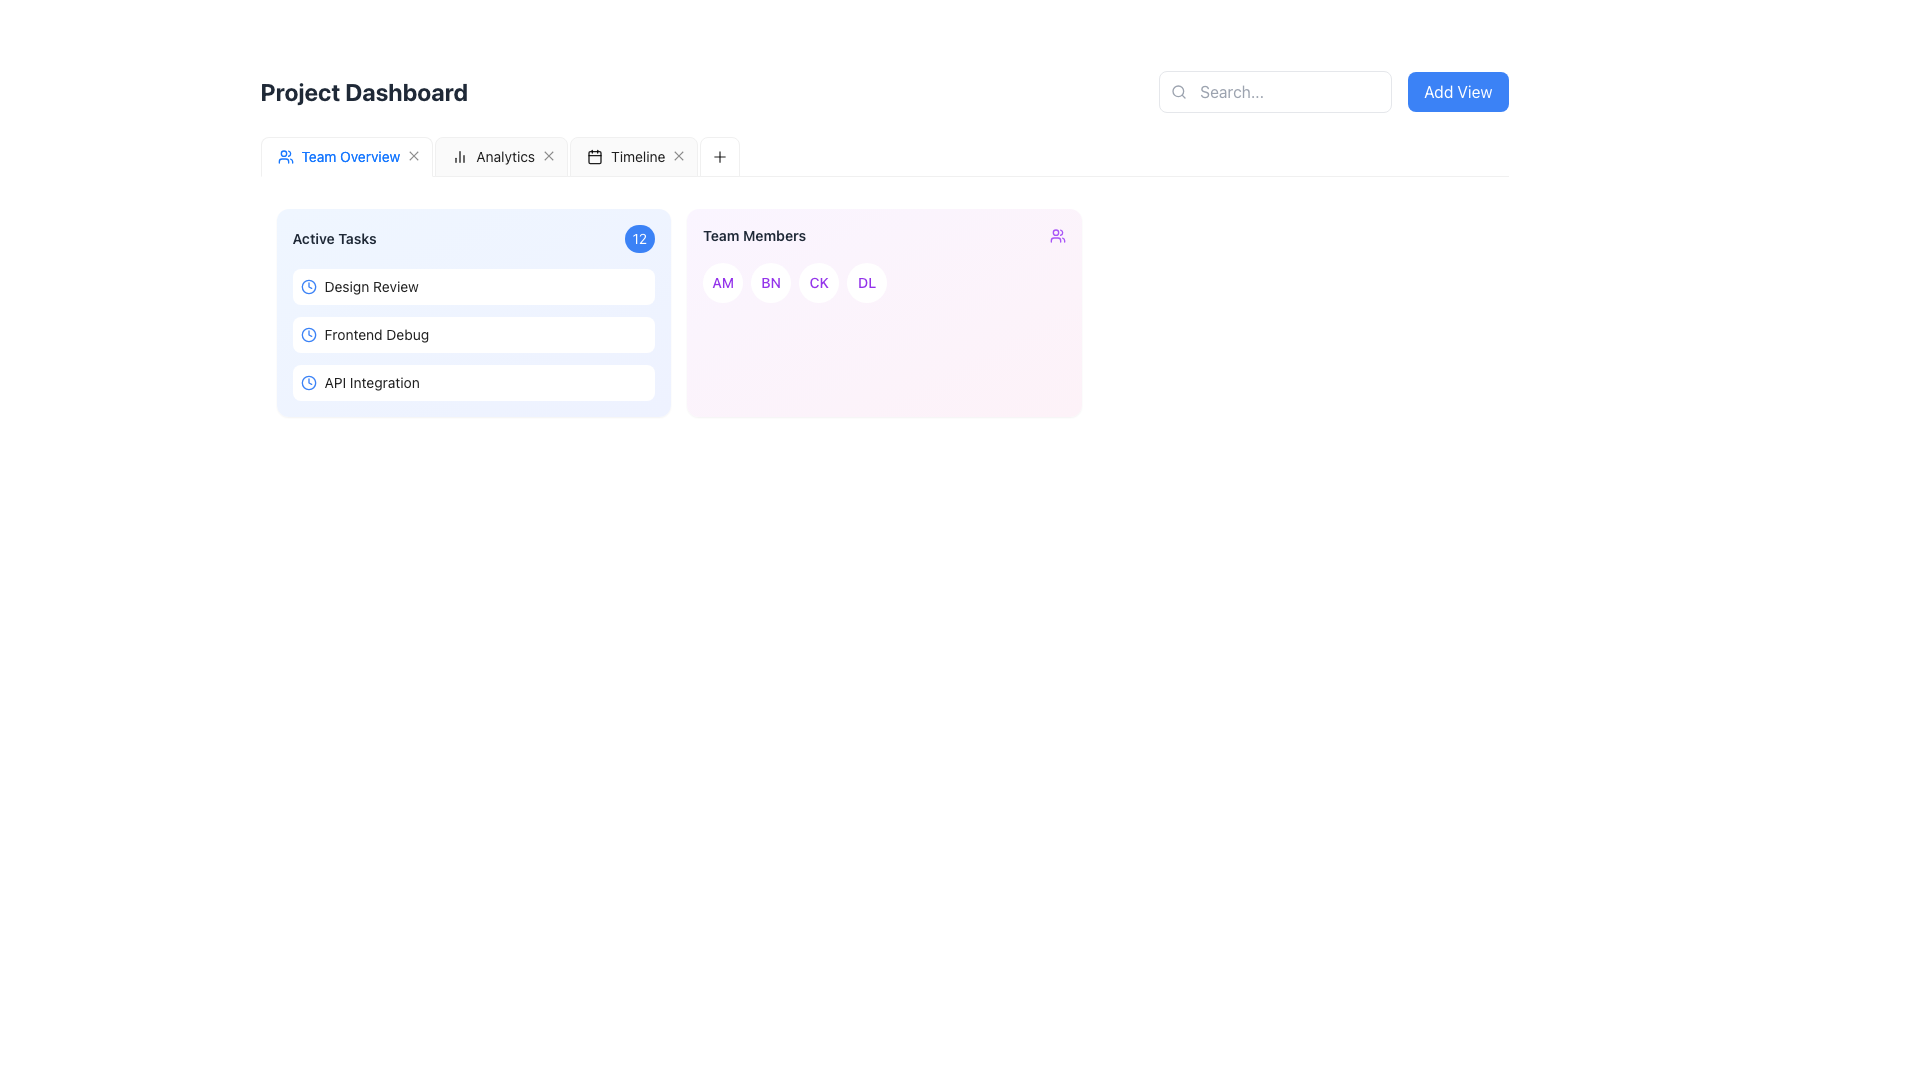 The image size is (1920, 1080). I want to click on the upper vertical line segment of the '+' icon, which serves as an 'Add' button, located centrally in the UI, so click(281, 155).